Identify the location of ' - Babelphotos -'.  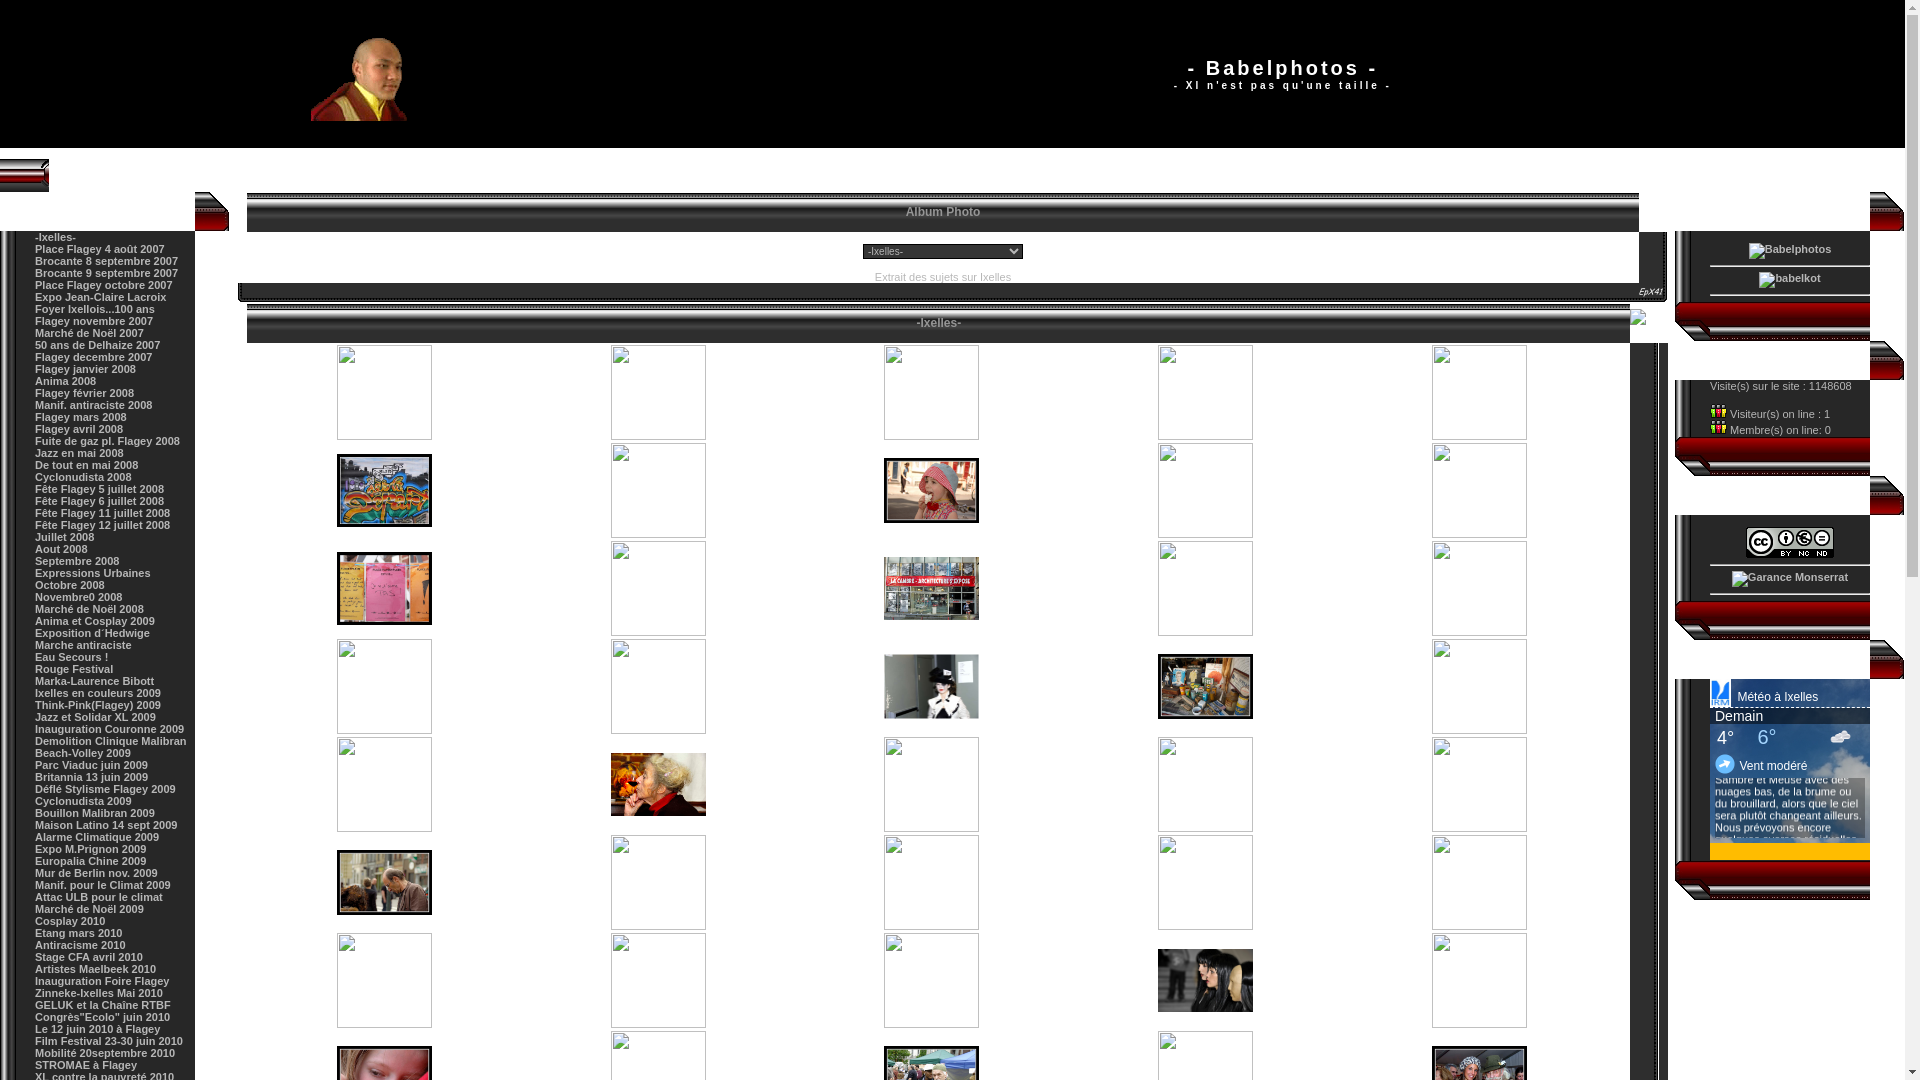
(373, 72).